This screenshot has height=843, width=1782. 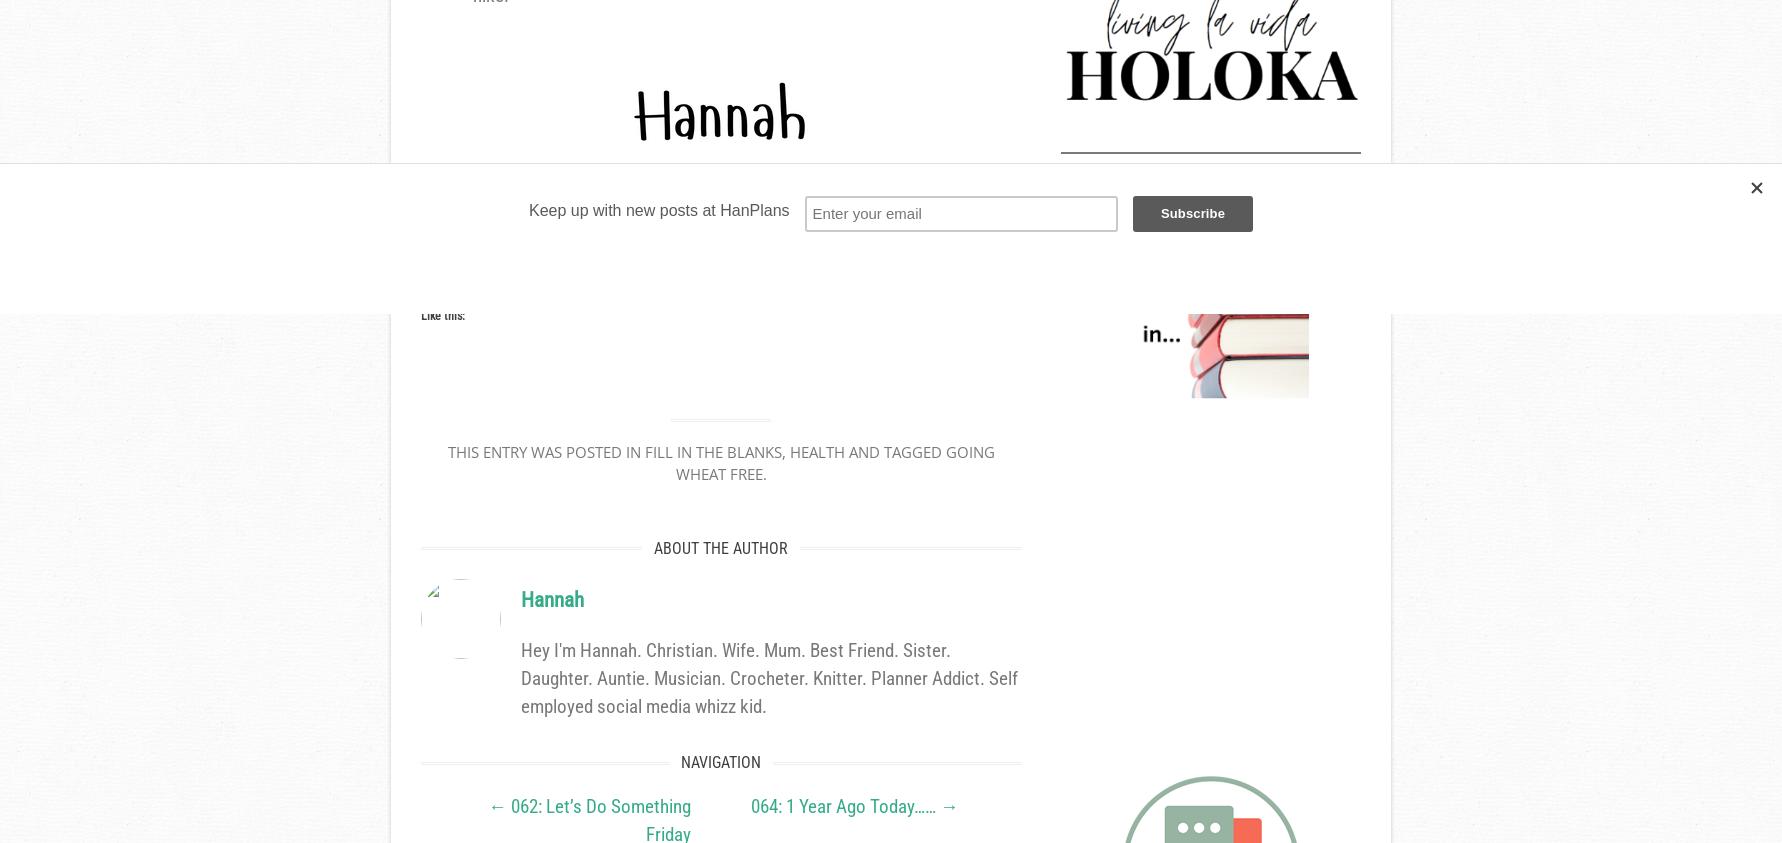 I want to click on 'Fill In The Blanks', so click(x=711, y=451).